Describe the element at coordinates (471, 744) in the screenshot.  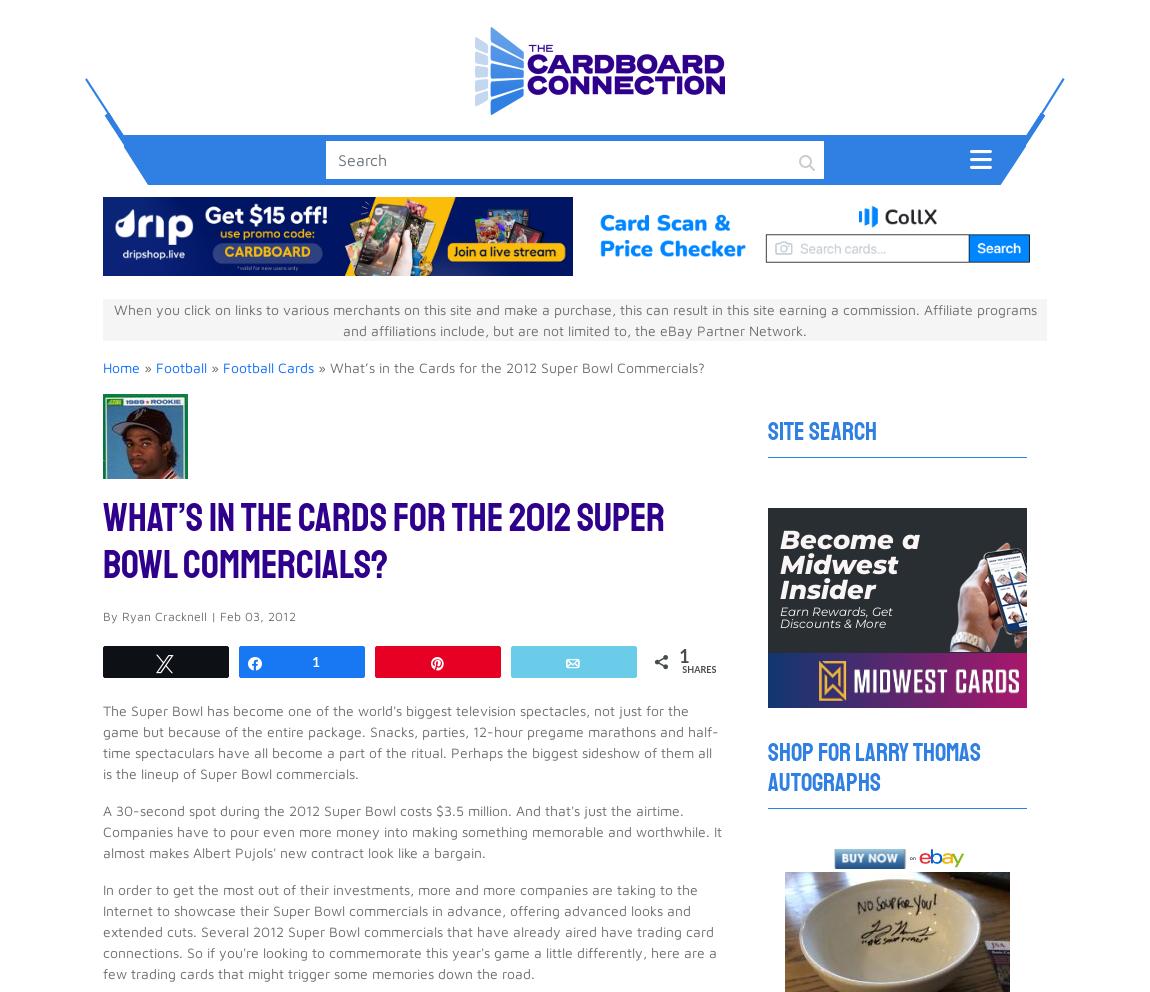
I see `'Email address:'` at that location.